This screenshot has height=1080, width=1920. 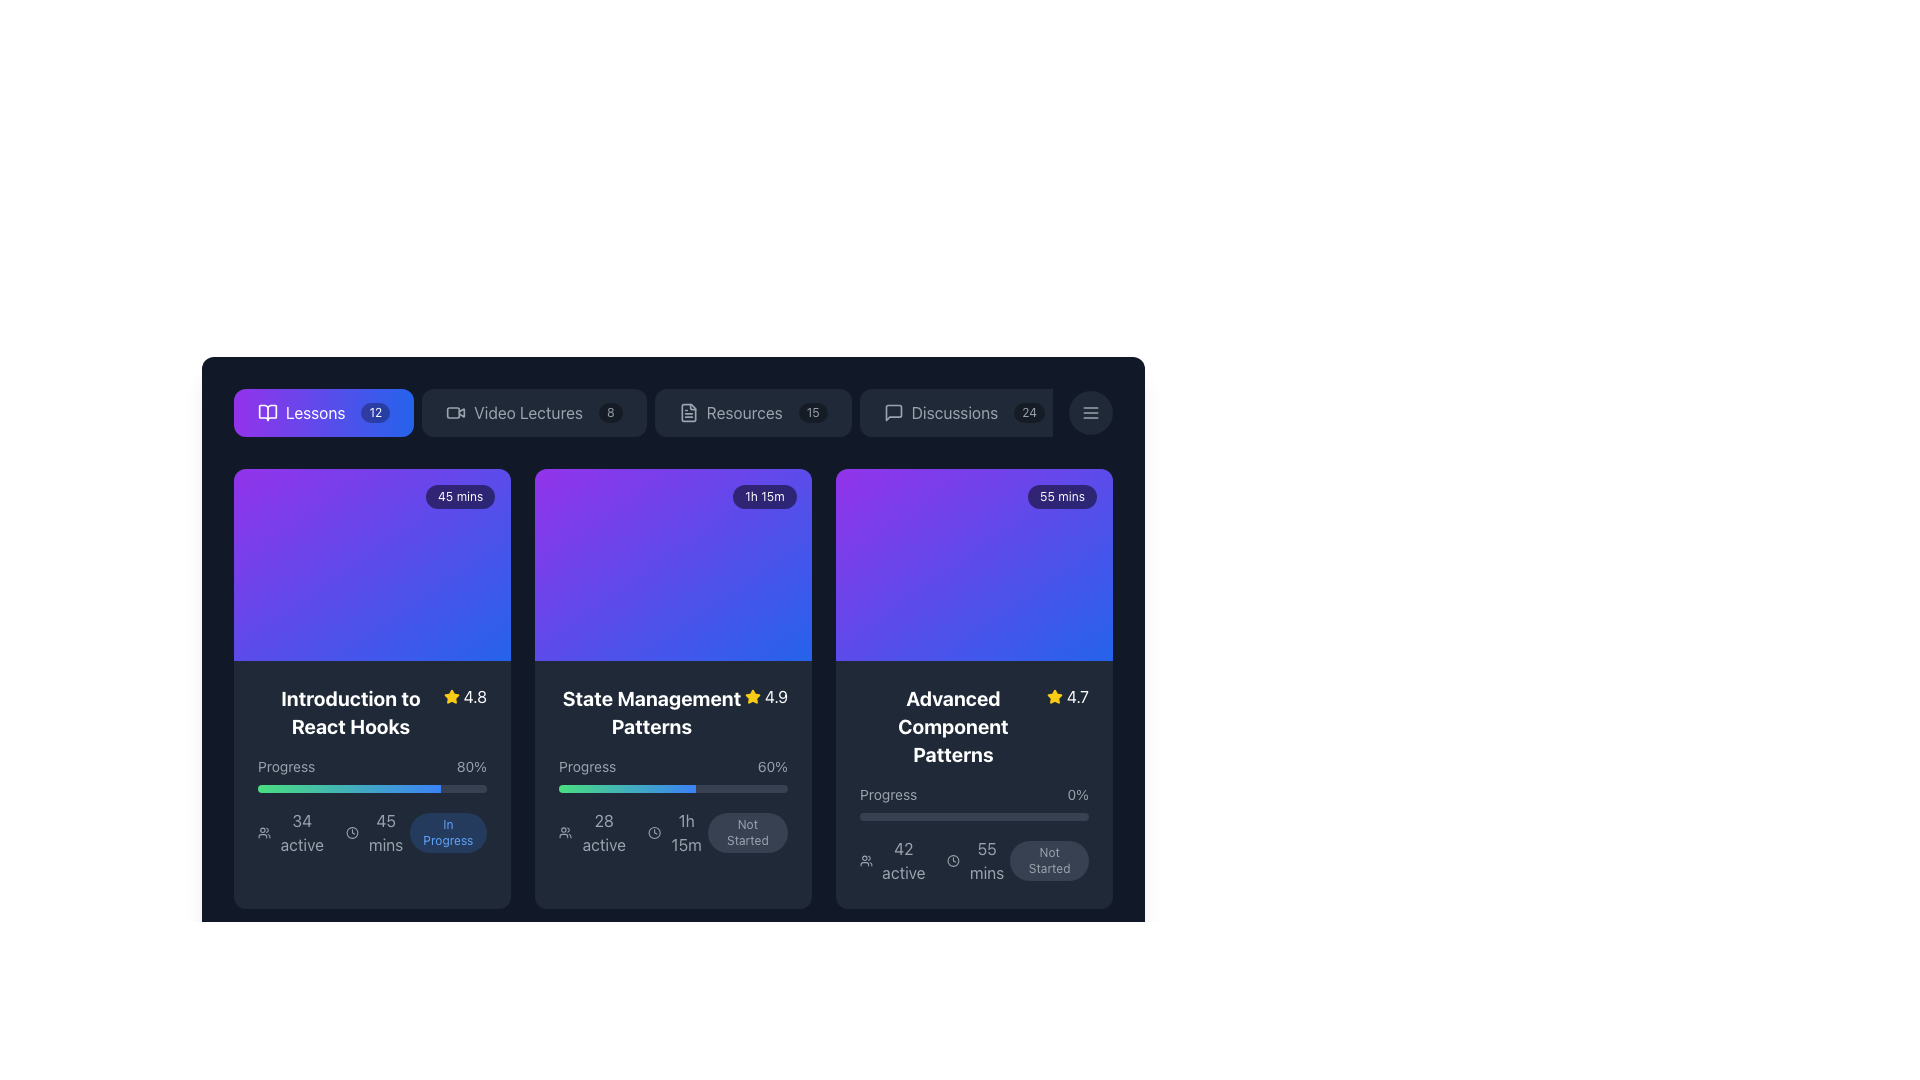 What do you see at coordinates (372, 774) in the screenshot?
I see `the progress area of the Progress Bar labeled with 'Progress' on the left and '80%' on the right, indicating completion percentage` at bounding box center [372, 774].